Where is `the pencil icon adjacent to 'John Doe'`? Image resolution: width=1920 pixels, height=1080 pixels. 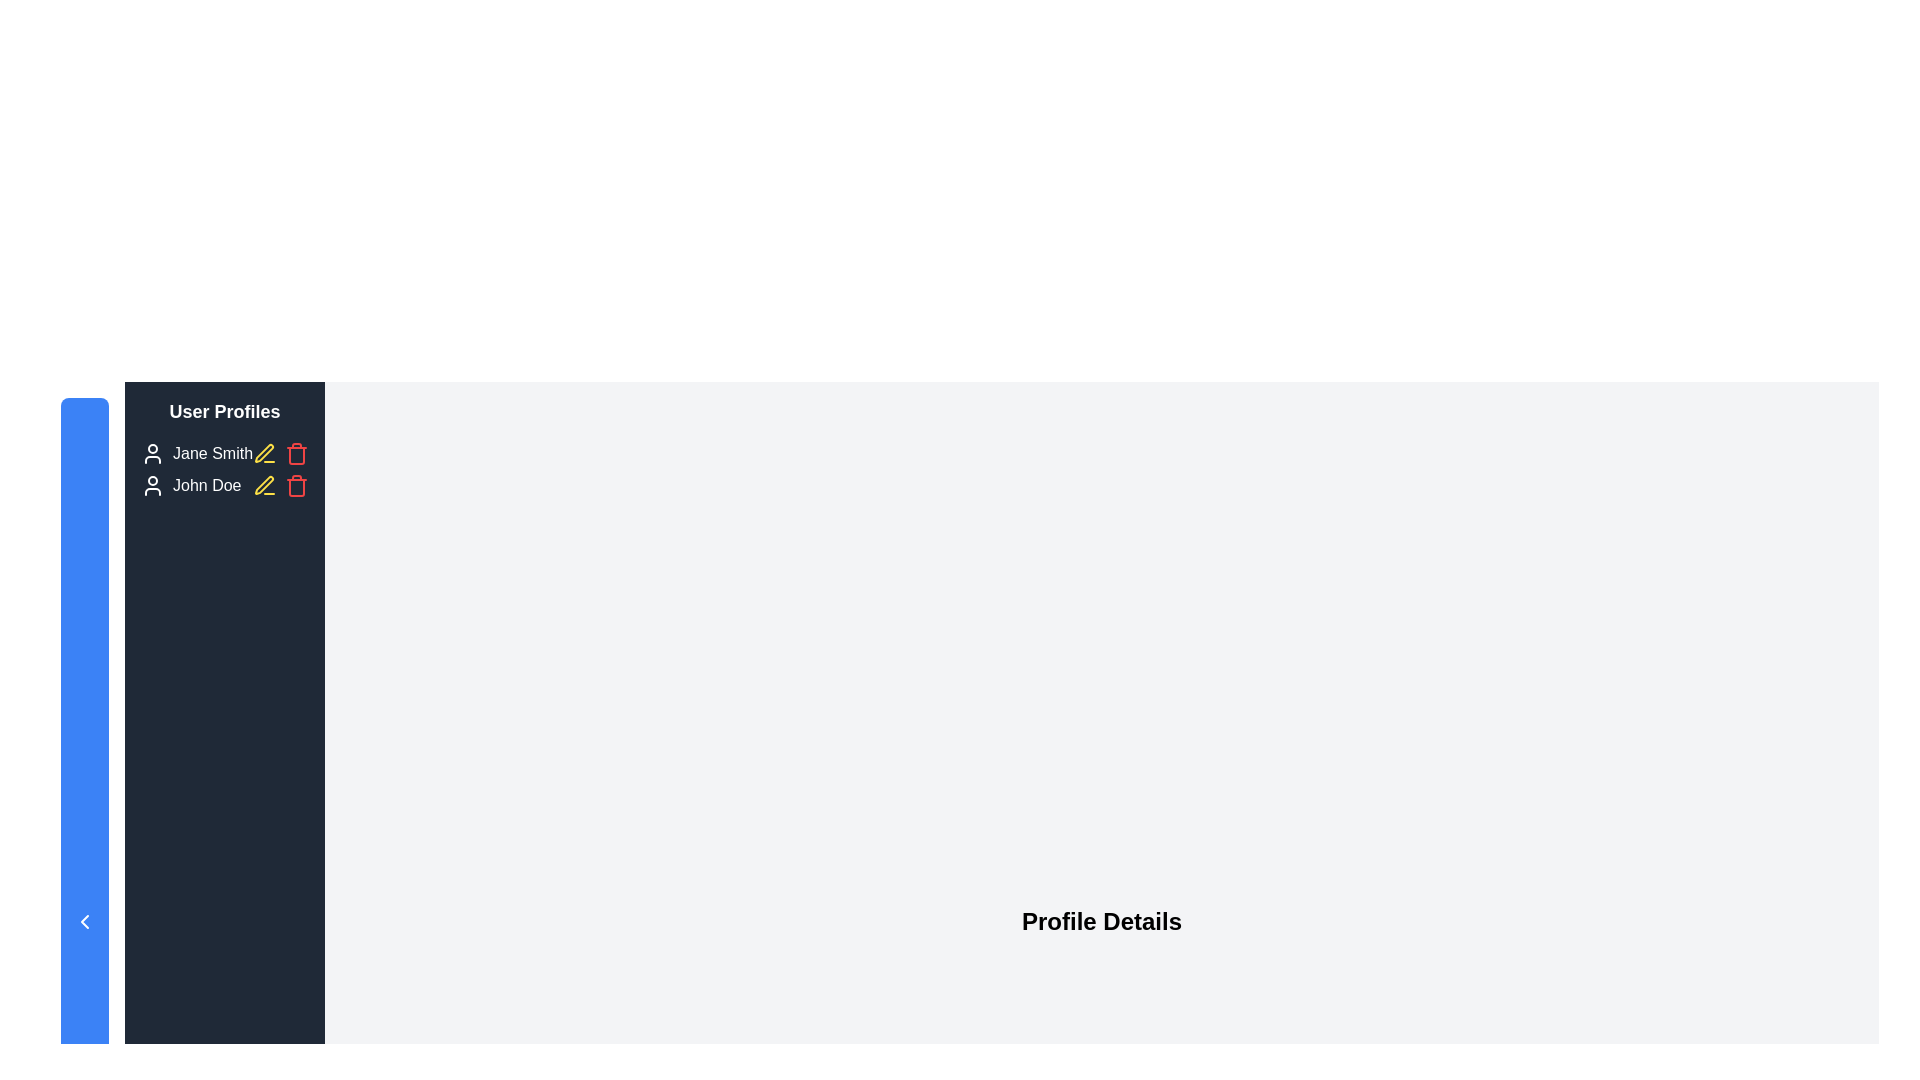
the pencil icon adjacent to 'John Doe' is located at coordinates (263, 453).